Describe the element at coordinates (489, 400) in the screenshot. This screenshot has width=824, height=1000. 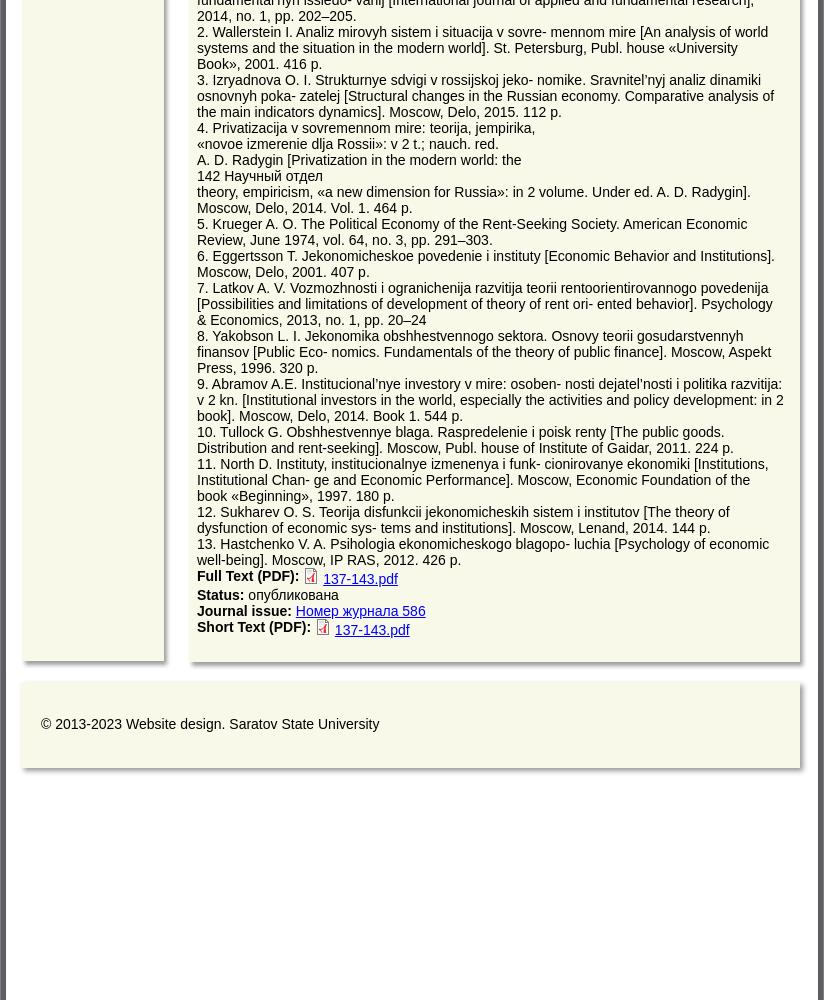
I see `'9.	Abramov A.E. Institucional’nye investory v mire: osoben- nosti dejatel’nosti i politika razvitija: v 2 kn. [Institutional investors in the world, especially the activities and policy development: in 2 book]. Moscow, Delo, 2014. Book 1. 544 p.'` at that location.